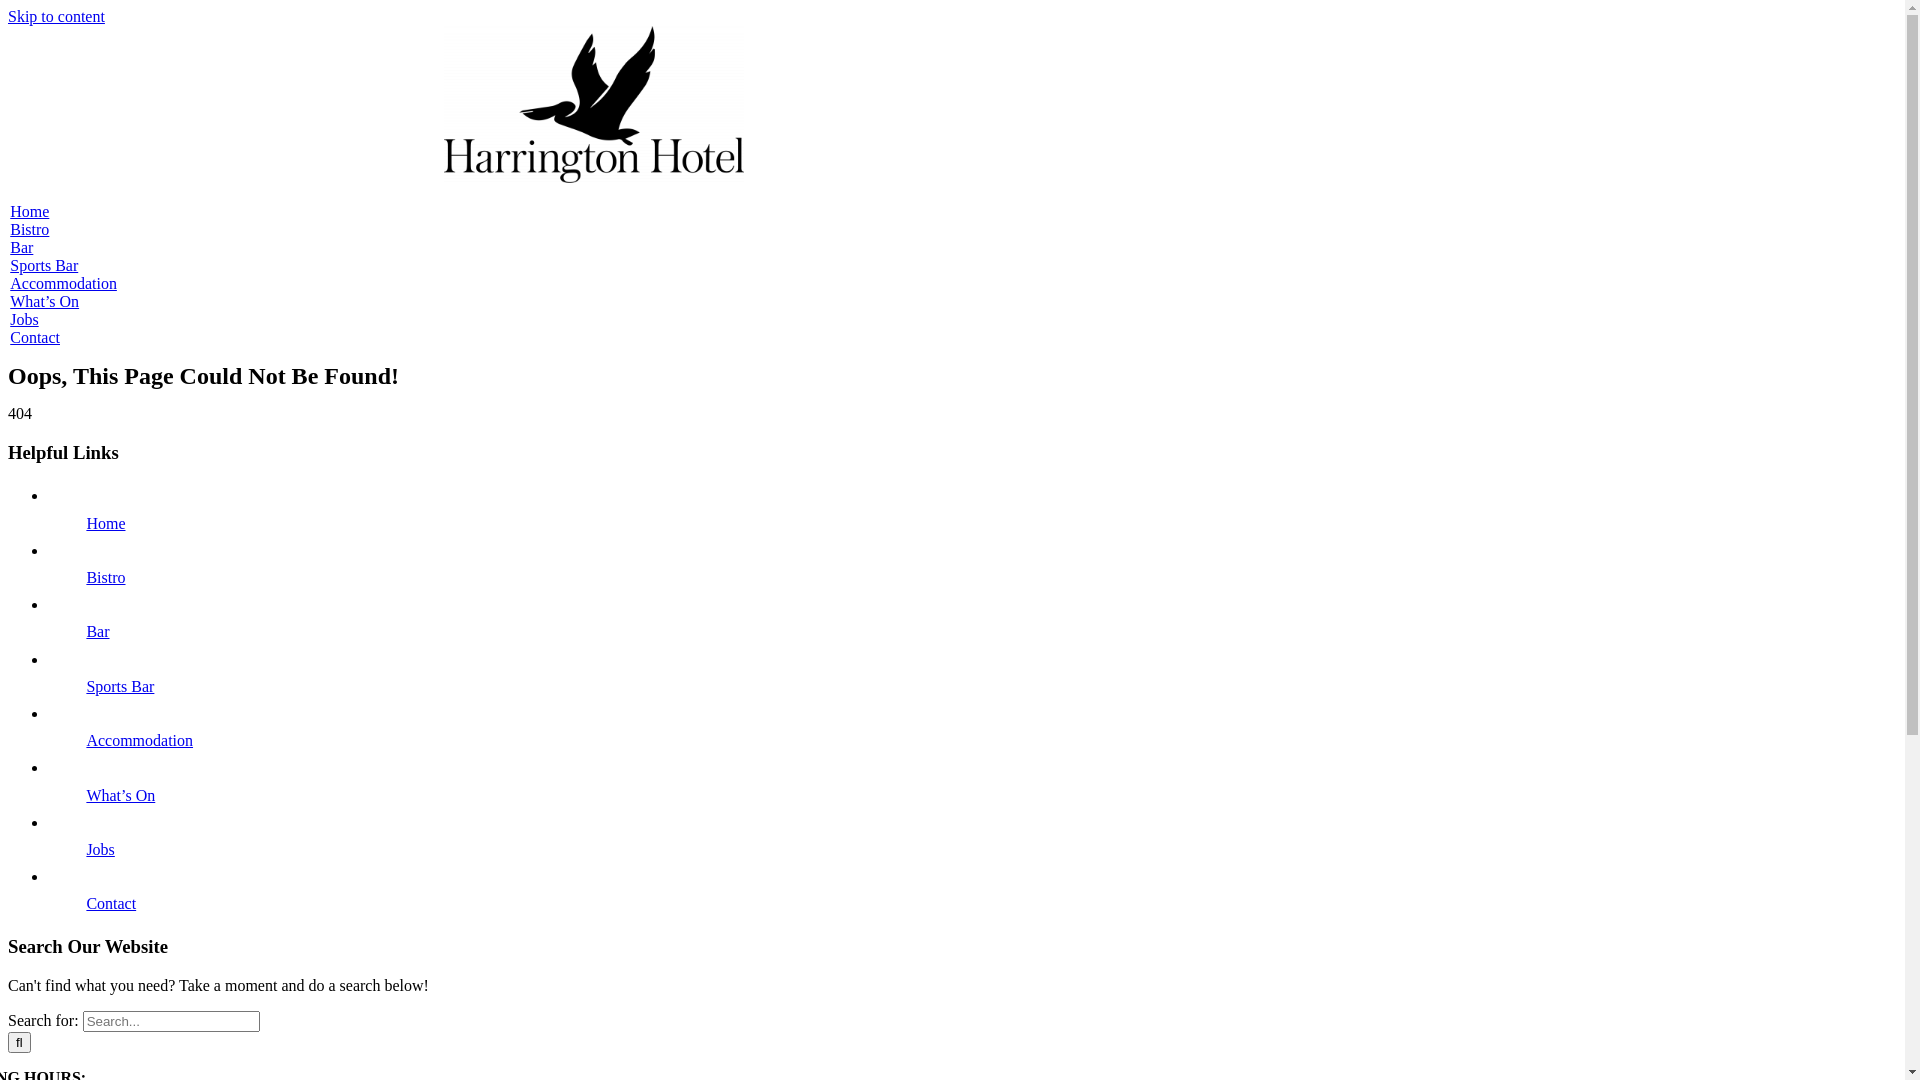  What do you see at coordinates (8, 16) in the screenshot?
I see `'Skip to content'` at bounding box center [8, 16].